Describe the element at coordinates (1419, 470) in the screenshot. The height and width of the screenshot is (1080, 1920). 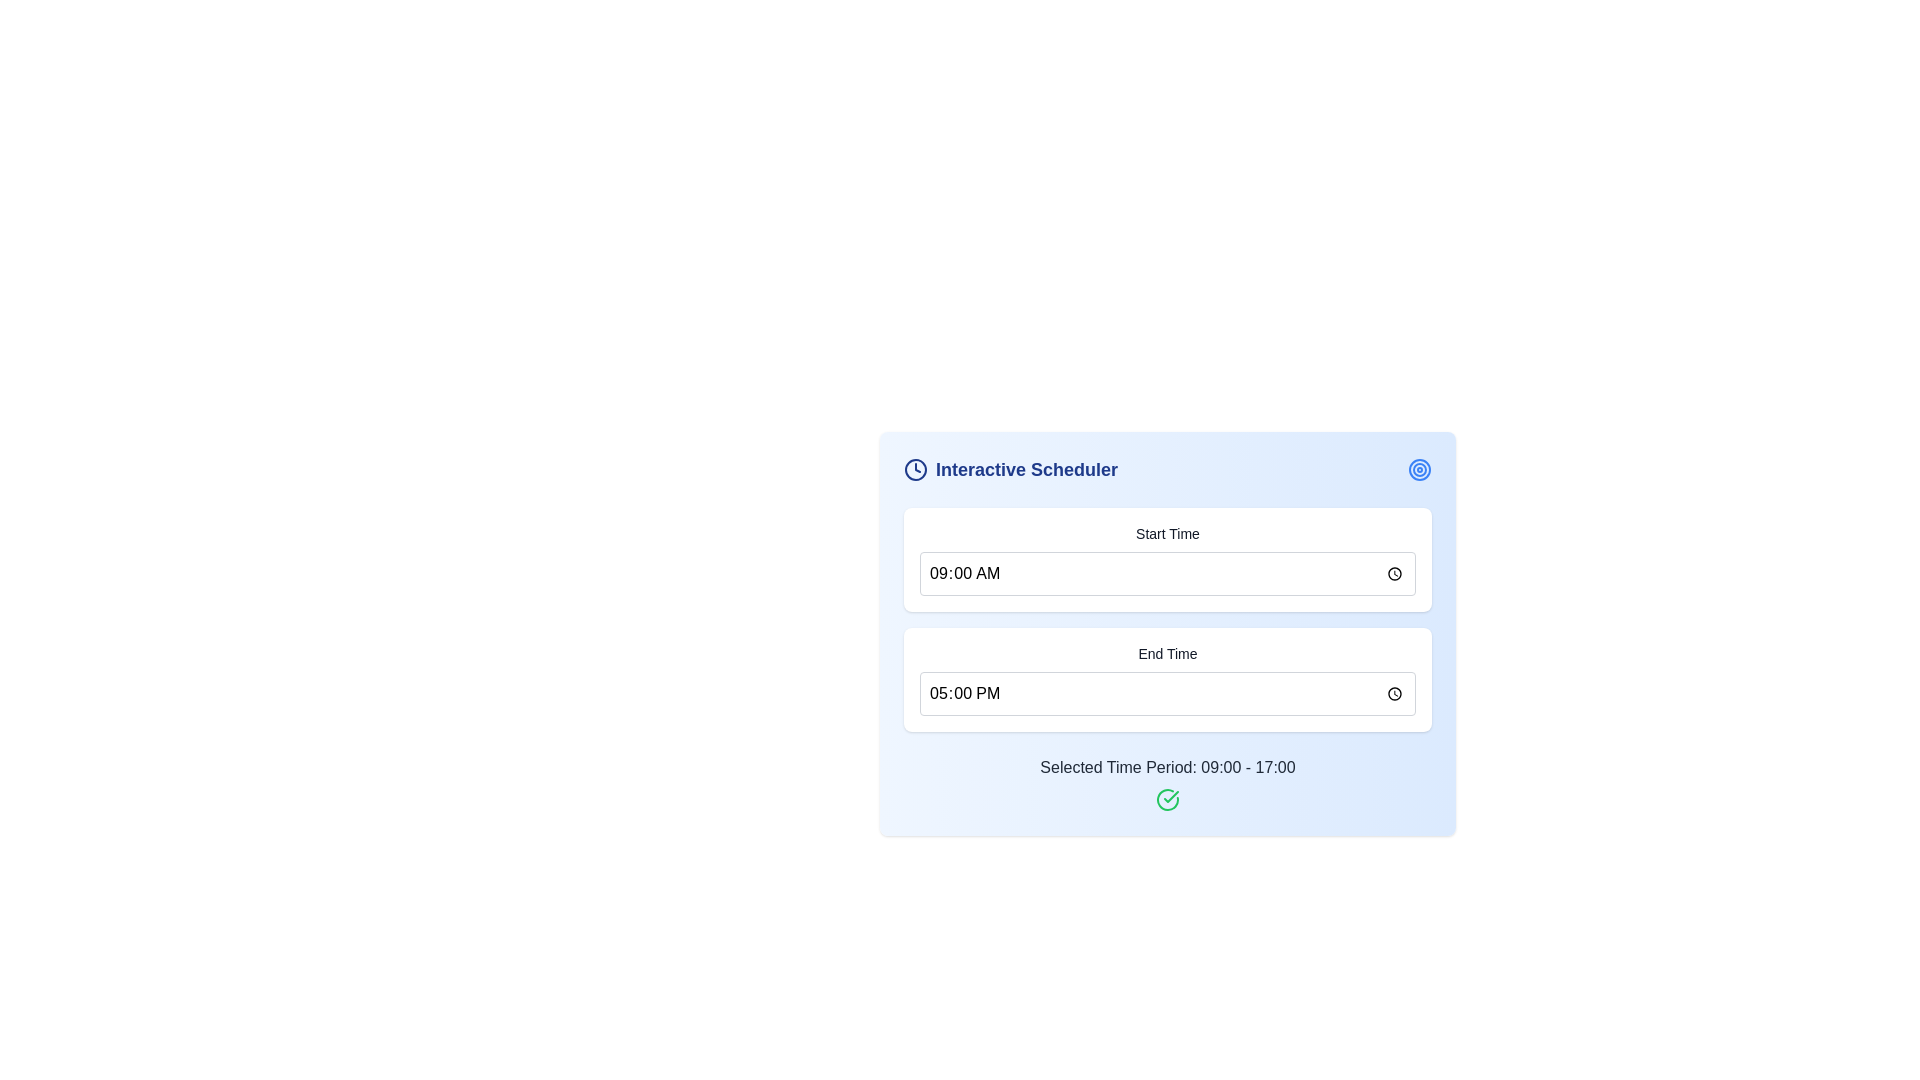
I see `the outermost boundary SVG circle element of the target icon in the top-right corner of the 'Interactive Scheduler' card layout` at that location.